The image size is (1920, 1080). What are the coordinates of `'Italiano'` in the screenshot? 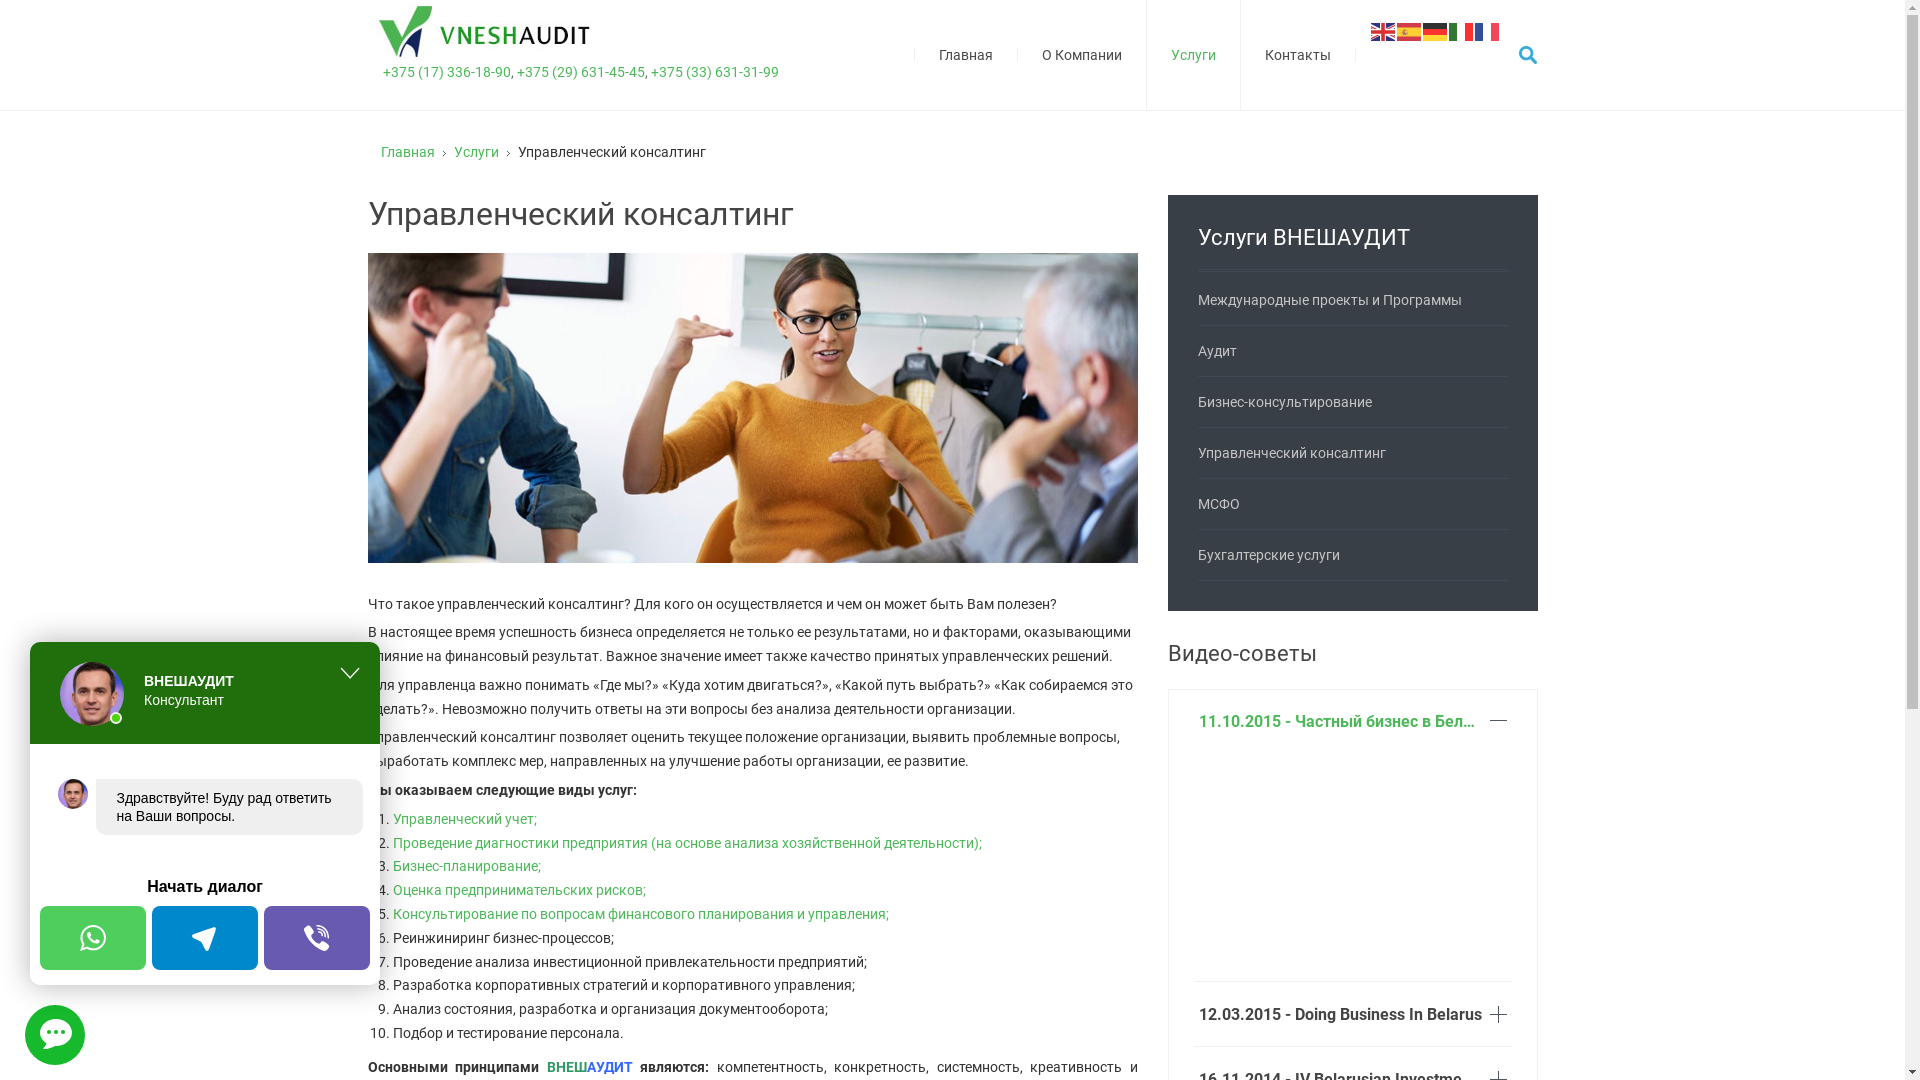 It's located at (1460, 30).